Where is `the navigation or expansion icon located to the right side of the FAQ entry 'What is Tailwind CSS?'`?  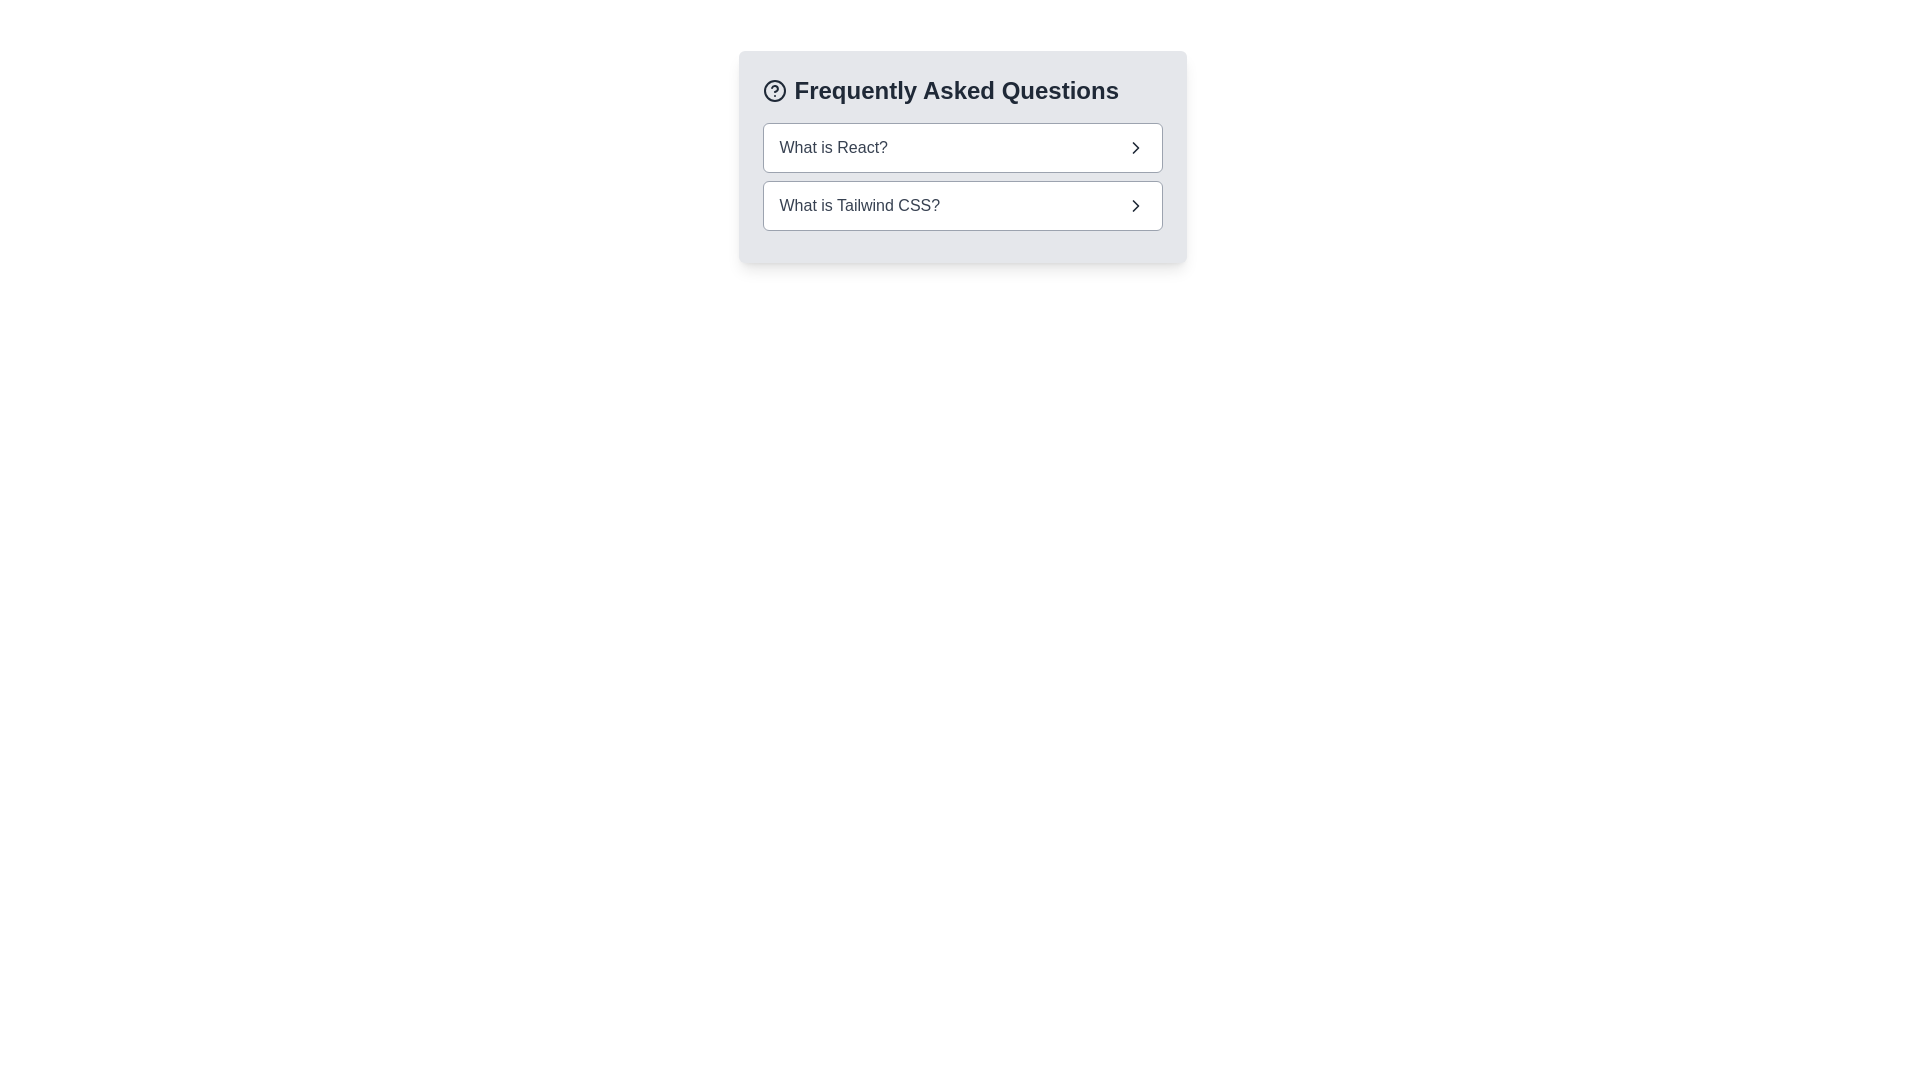
the navigation or expansion icon located to the right side of the FAQ entry 'What is Tailwind CSS?' is located at coordinates (1135, 205).